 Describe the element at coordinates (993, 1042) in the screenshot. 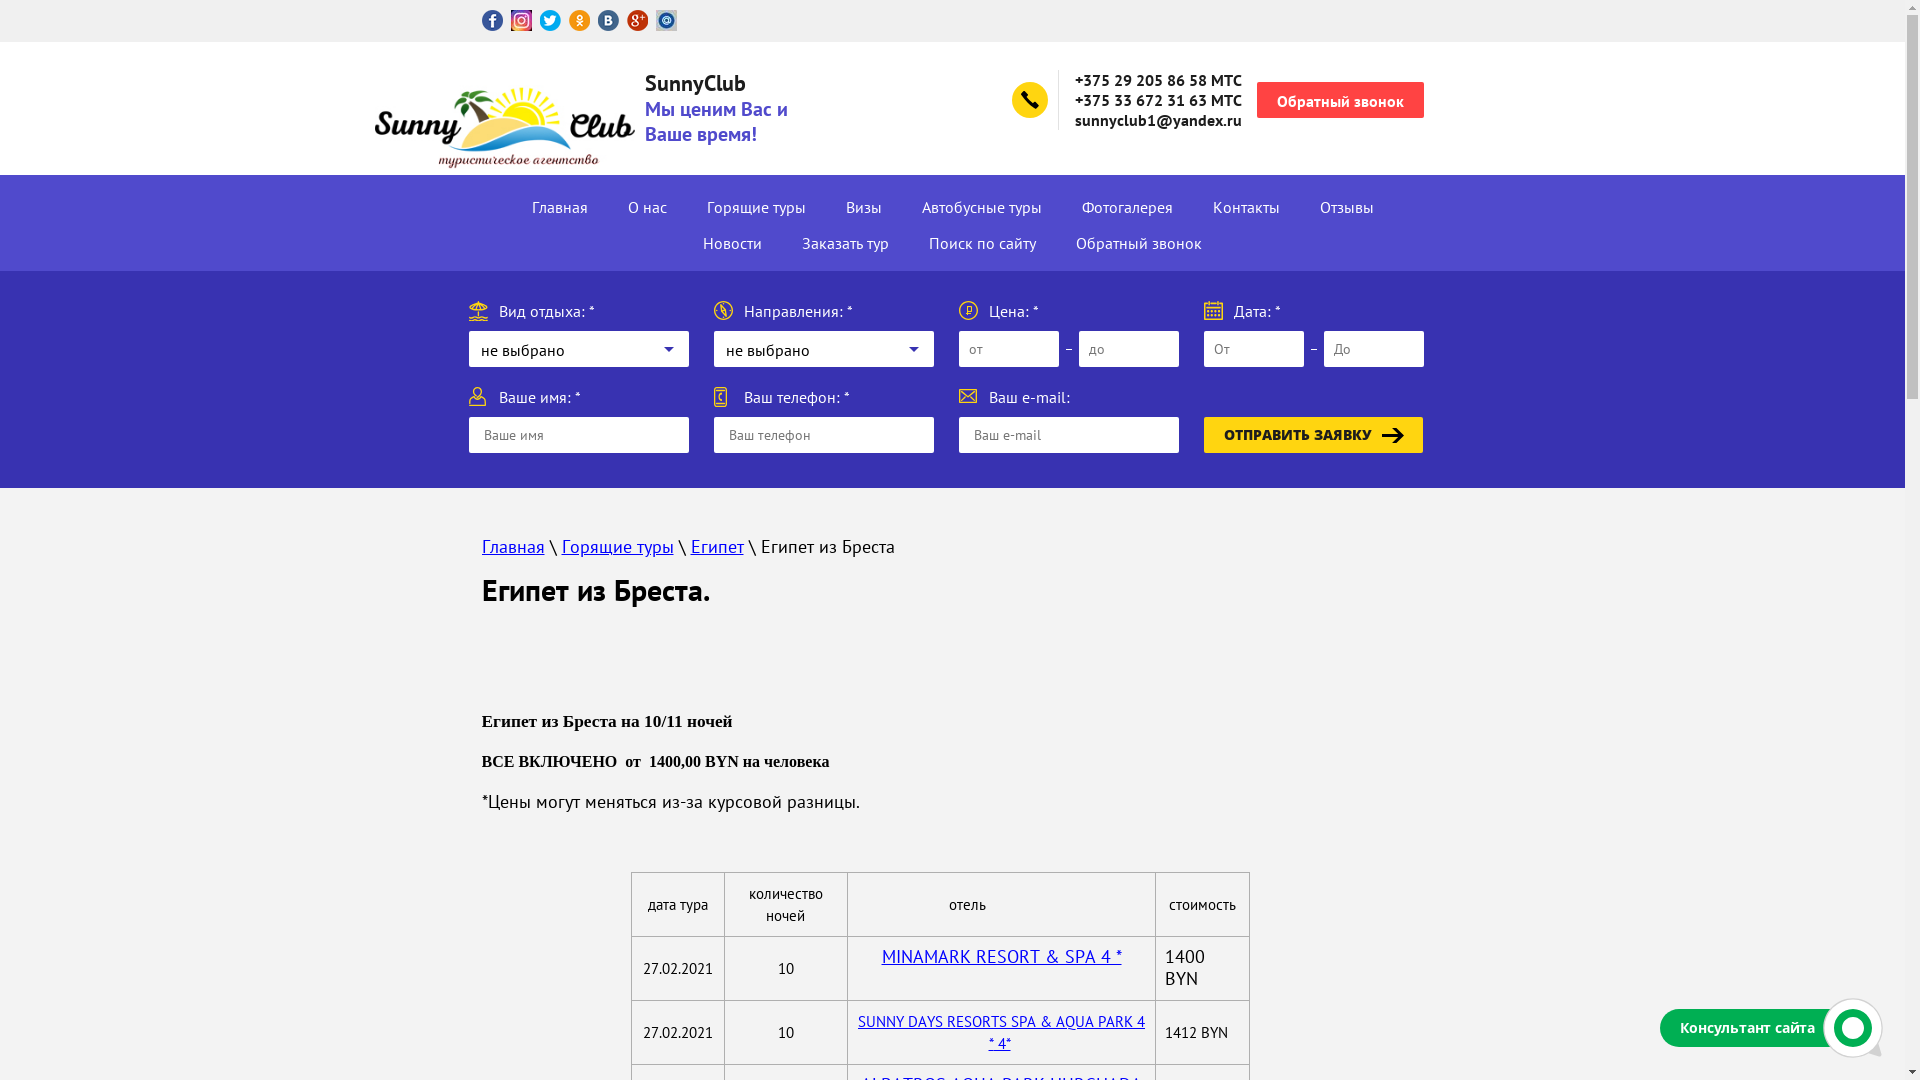

I see `' 4*'` at that location.